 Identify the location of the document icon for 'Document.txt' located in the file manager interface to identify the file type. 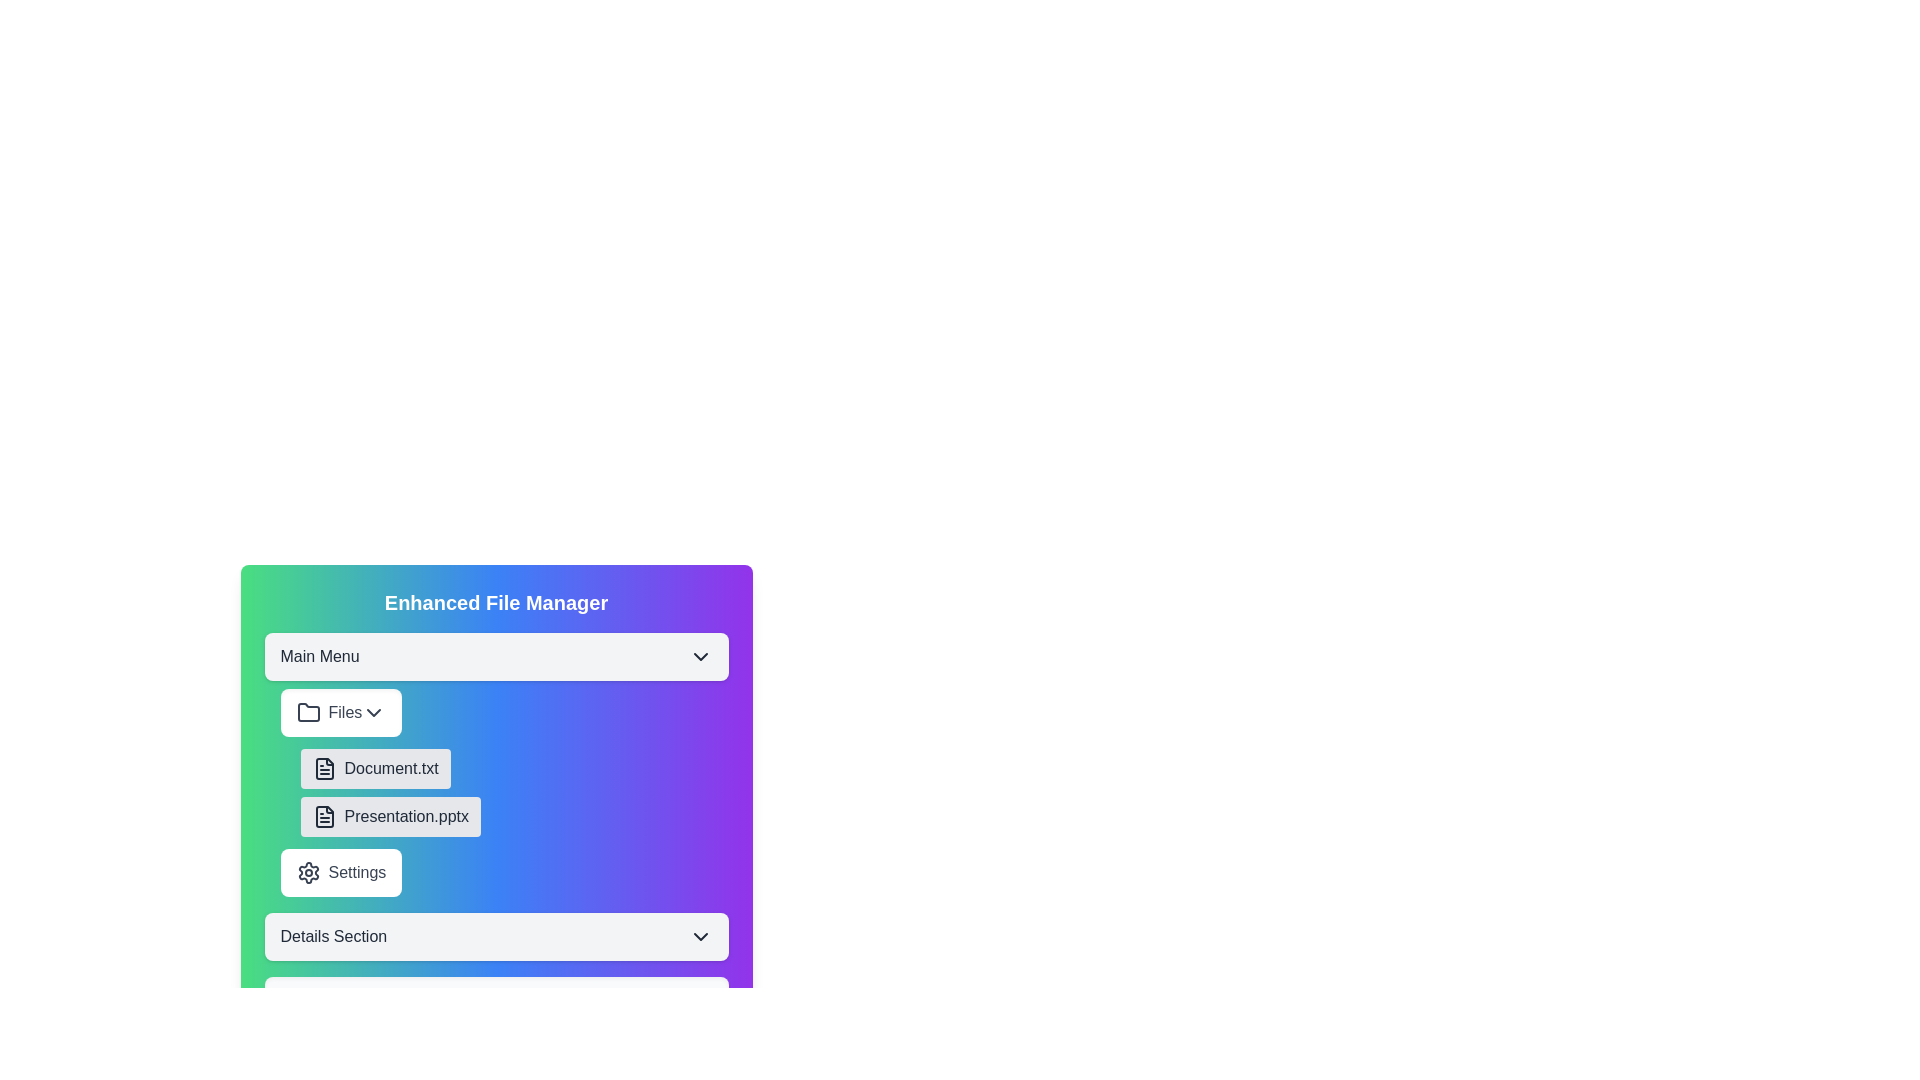
(324, 767).